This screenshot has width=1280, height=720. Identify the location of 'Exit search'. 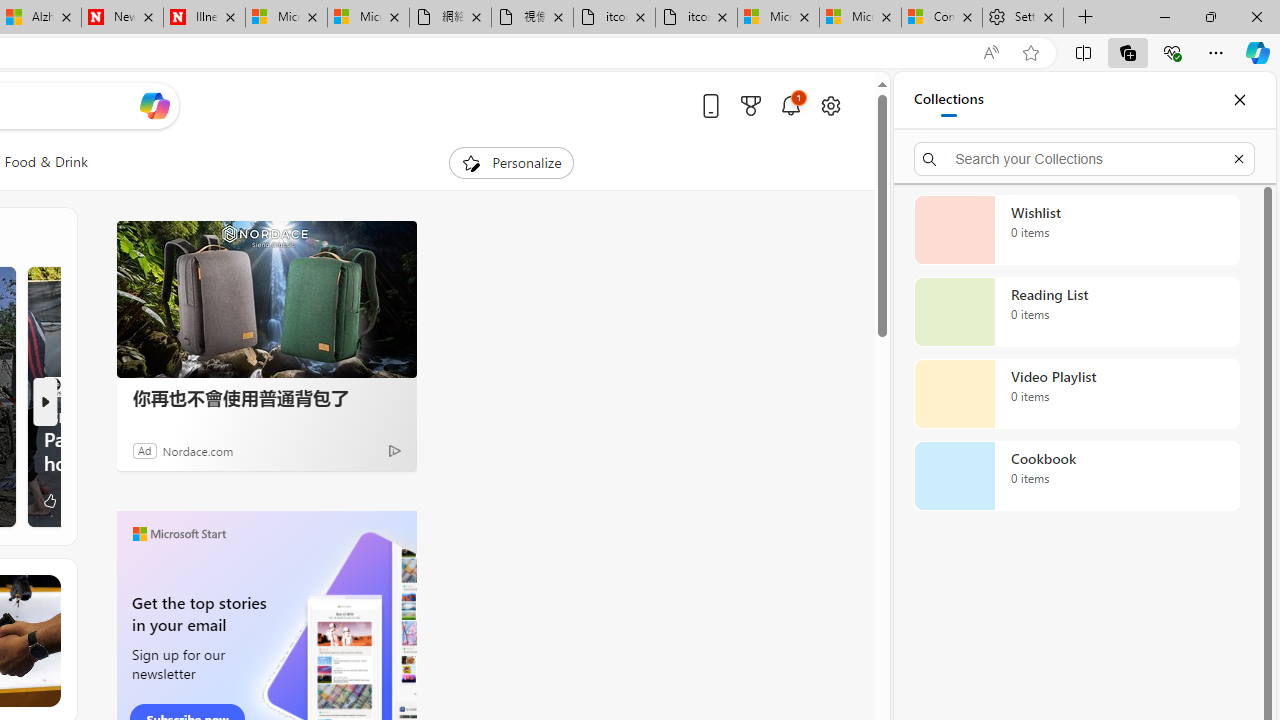
(1238, 158).